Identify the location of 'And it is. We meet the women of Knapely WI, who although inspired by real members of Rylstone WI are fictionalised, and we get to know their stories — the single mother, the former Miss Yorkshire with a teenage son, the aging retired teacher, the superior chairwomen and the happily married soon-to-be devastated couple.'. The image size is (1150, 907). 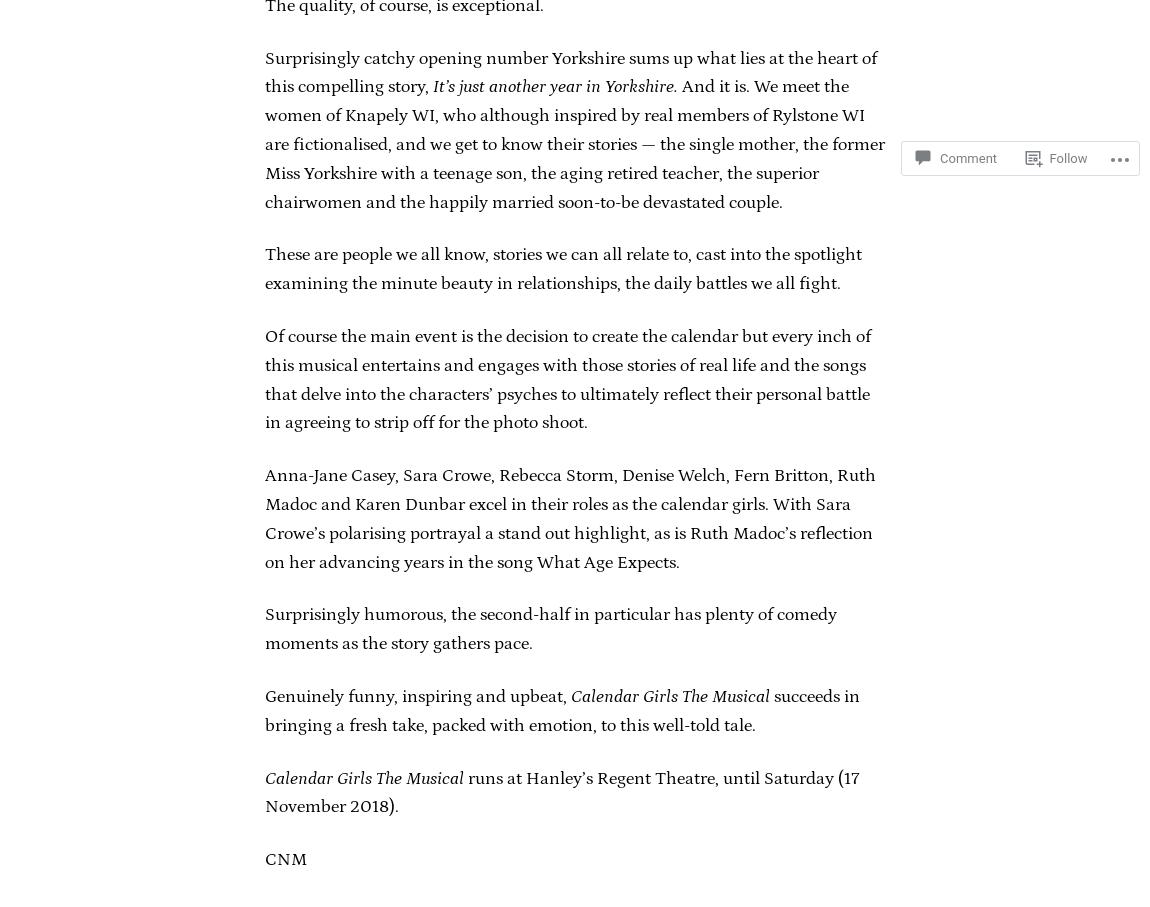
(575, 144).